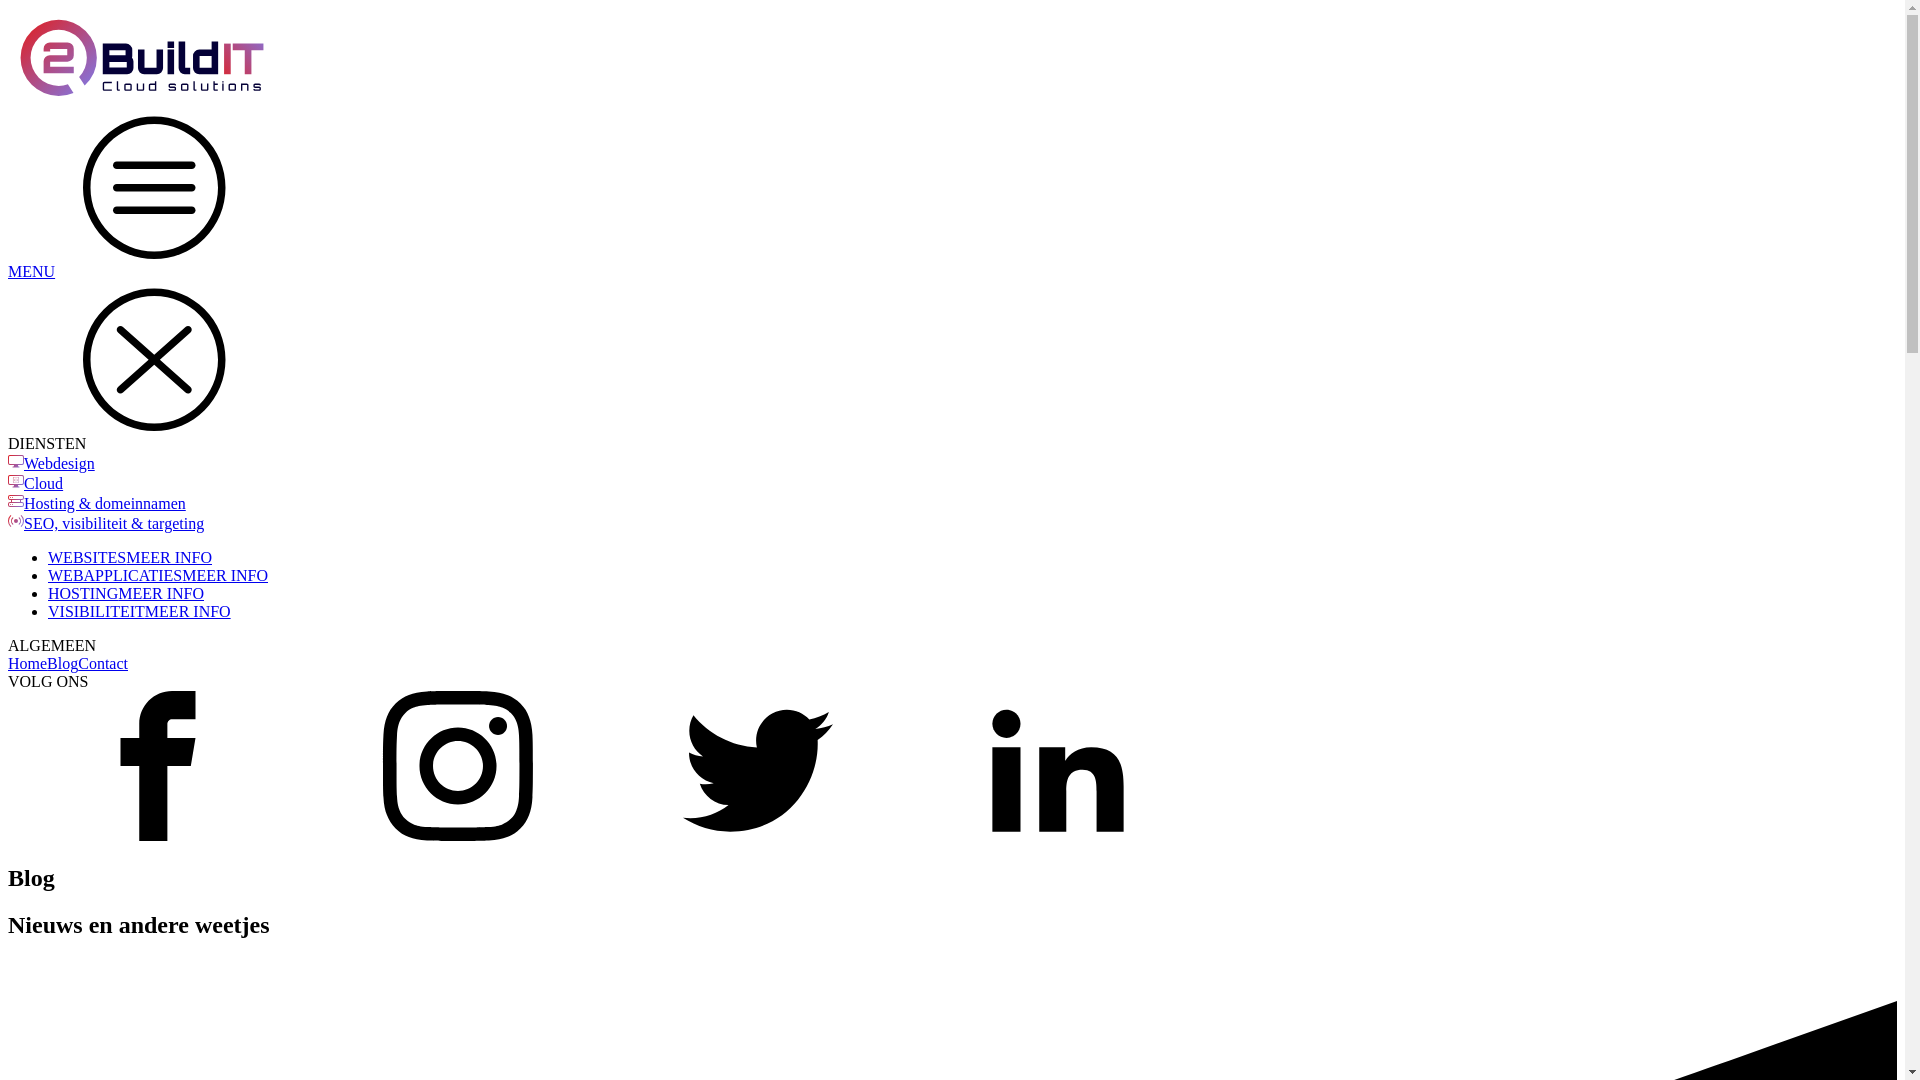 The height and width of the screenshot is (1080, 1920). I want to click on 'MEER INFO', so click(168, 557).